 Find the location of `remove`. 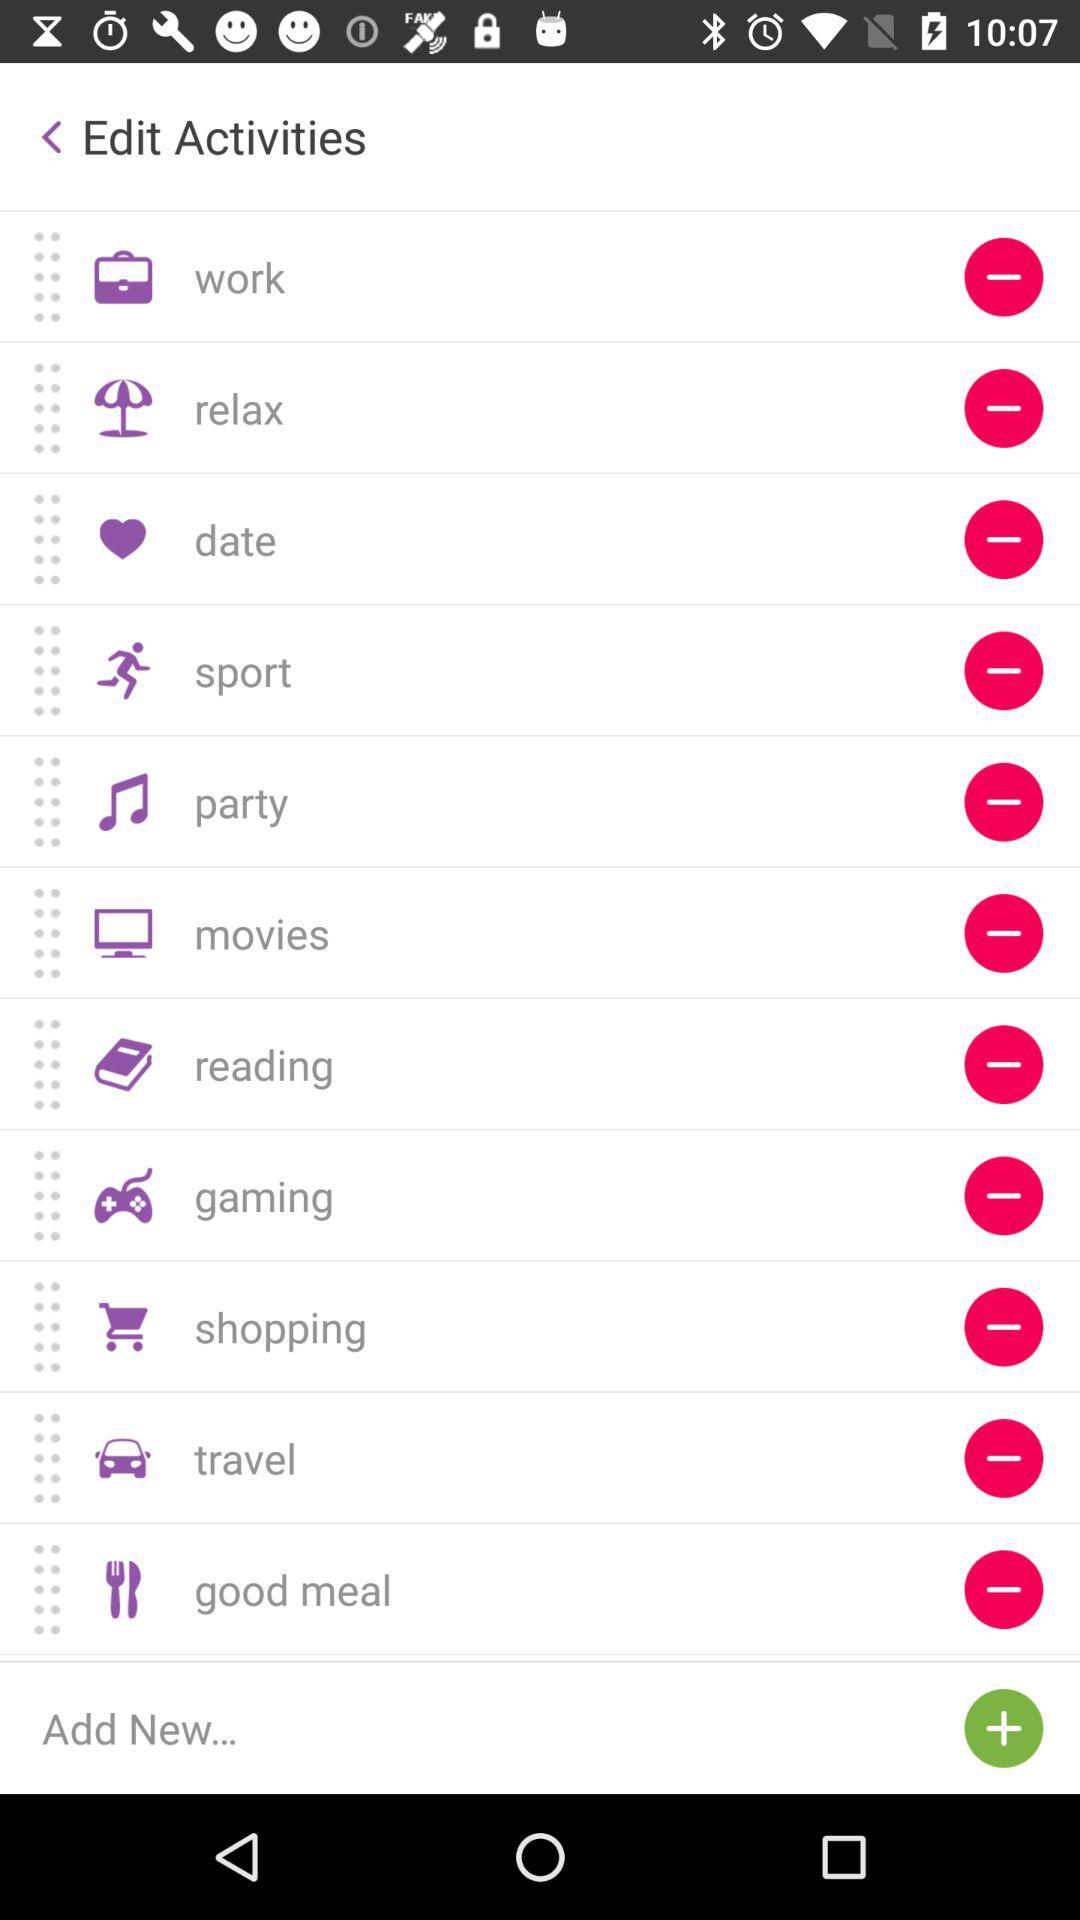

remove is located at coordinates (1003, 932).